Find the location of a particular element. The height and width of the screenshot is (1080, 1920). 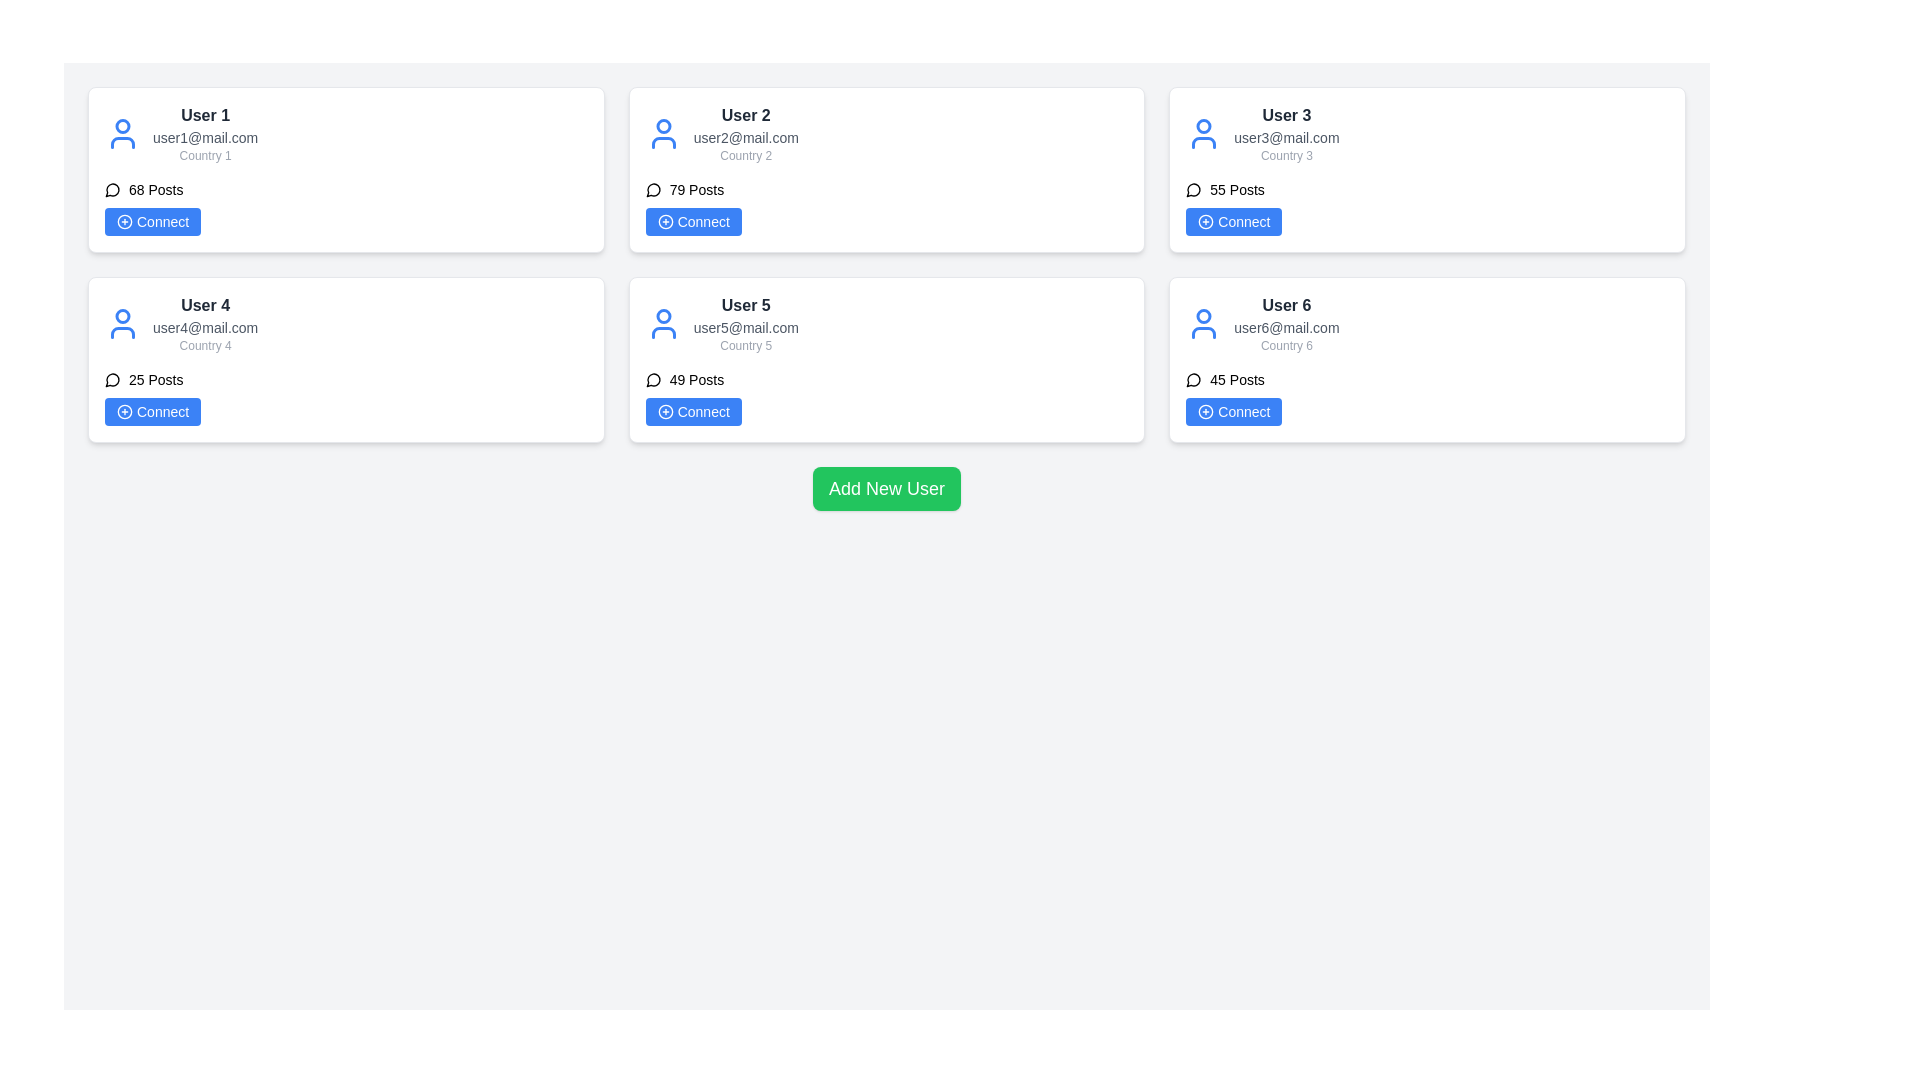

the 'User 4' Profile Card located is located at coordinates (346, 358).